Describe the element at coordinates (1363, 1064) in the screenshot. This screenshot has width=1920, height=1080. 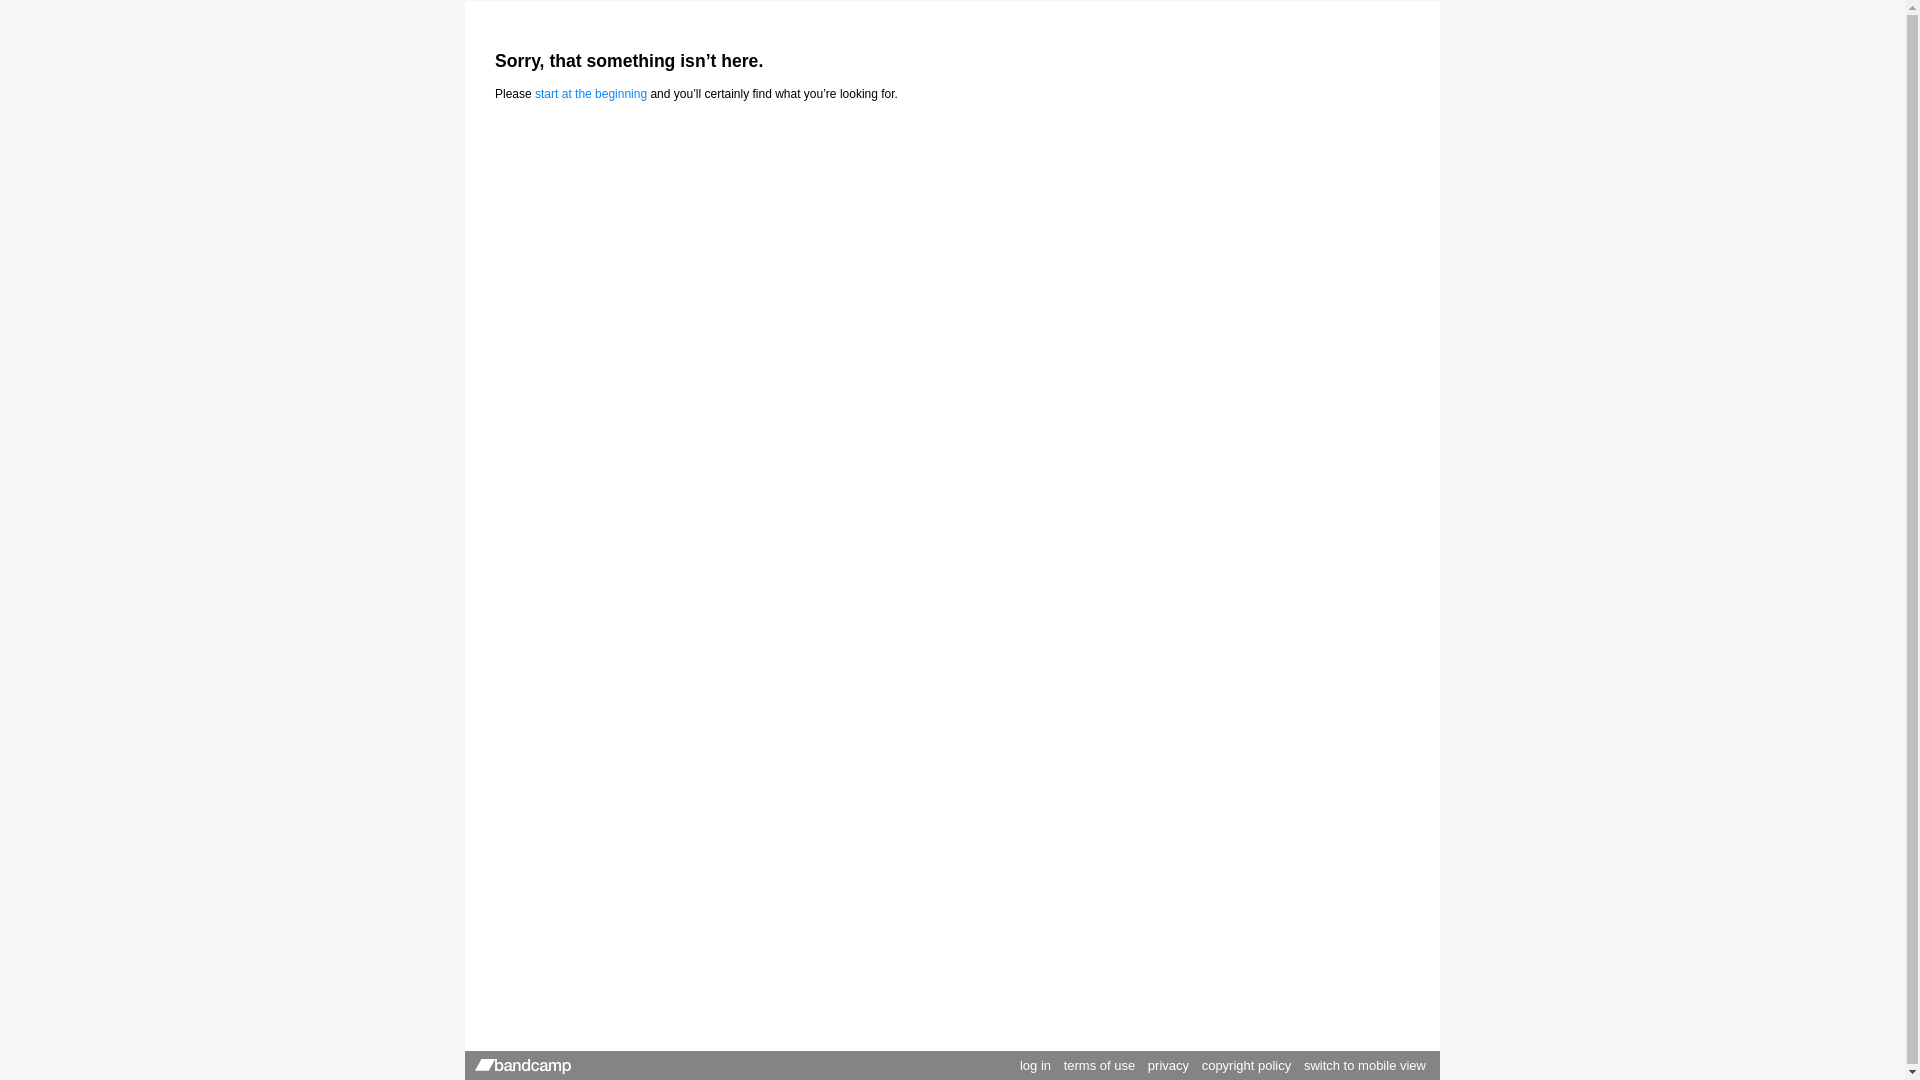
I see `'switch to mobile view'` at that location.